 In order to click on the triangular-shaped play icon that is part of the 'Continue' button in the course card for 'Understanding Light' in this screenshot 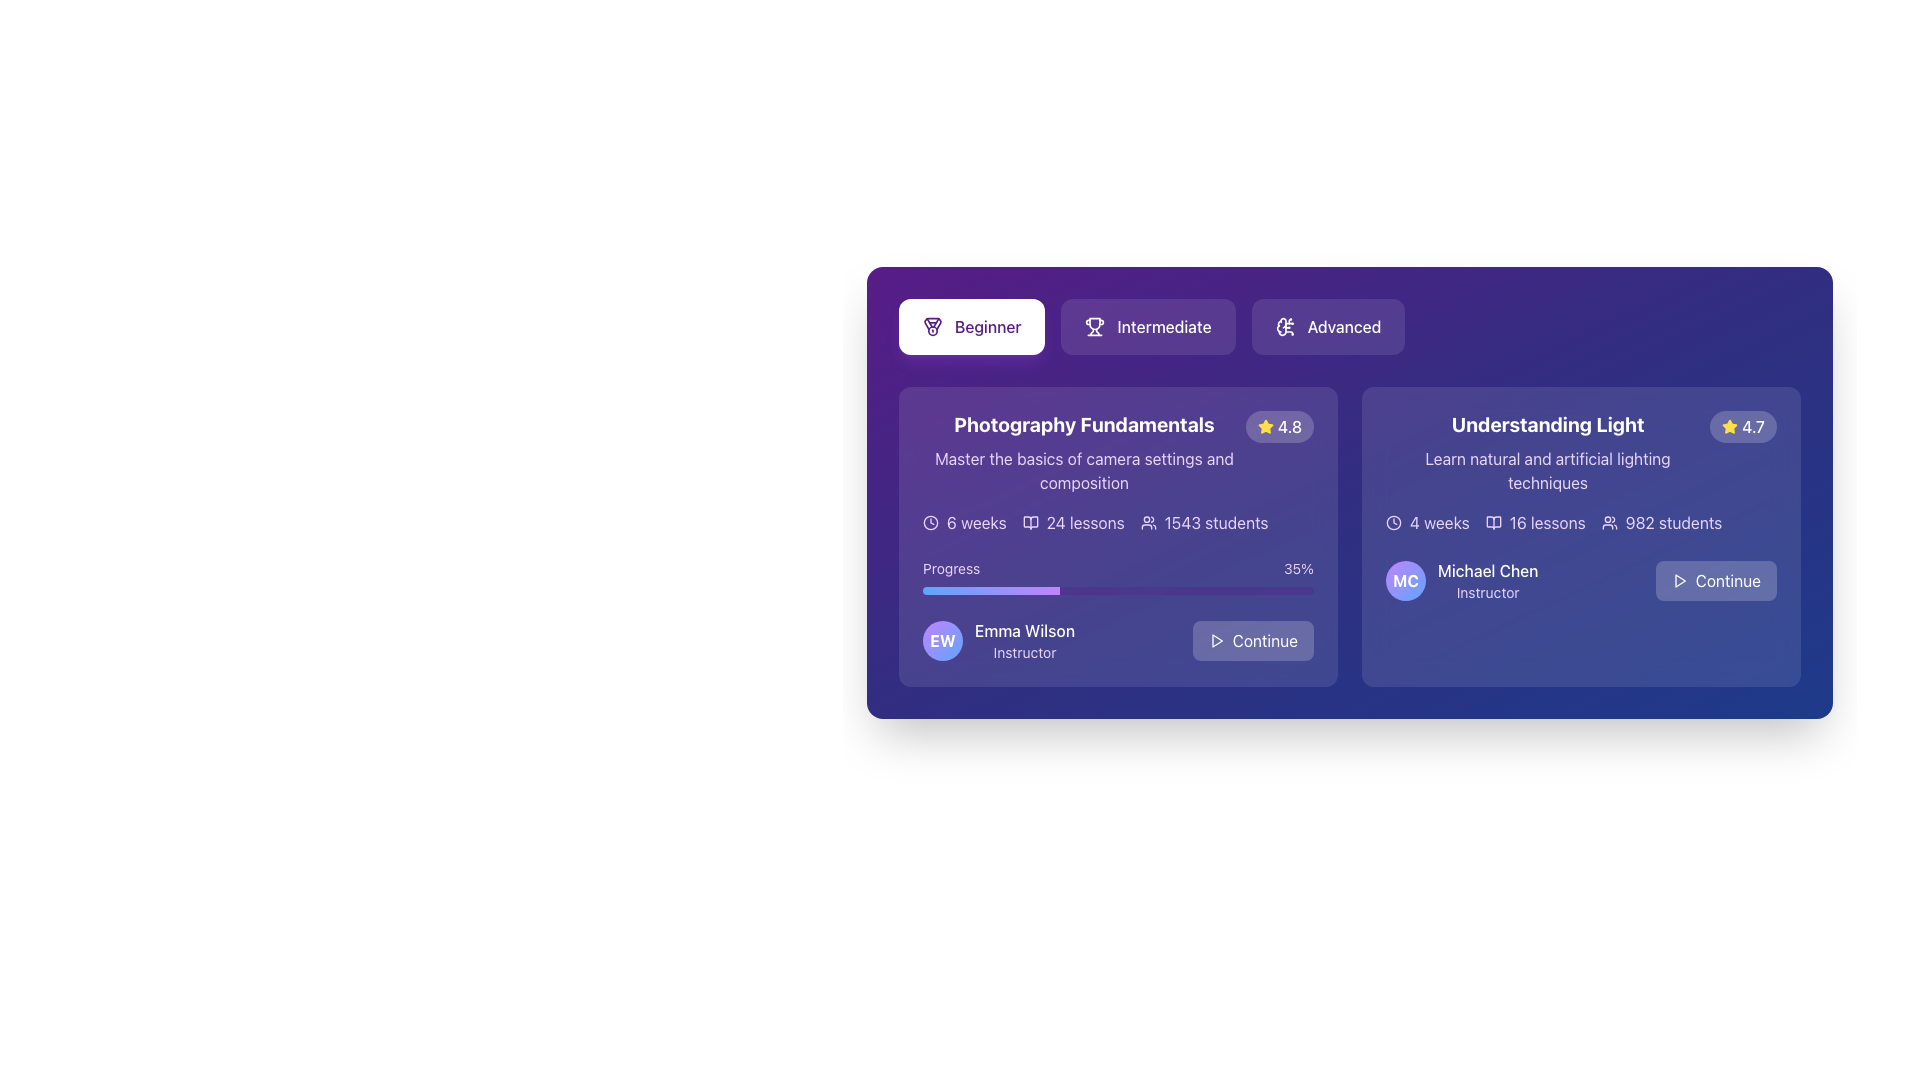, I will do `click(1679, 581)`.